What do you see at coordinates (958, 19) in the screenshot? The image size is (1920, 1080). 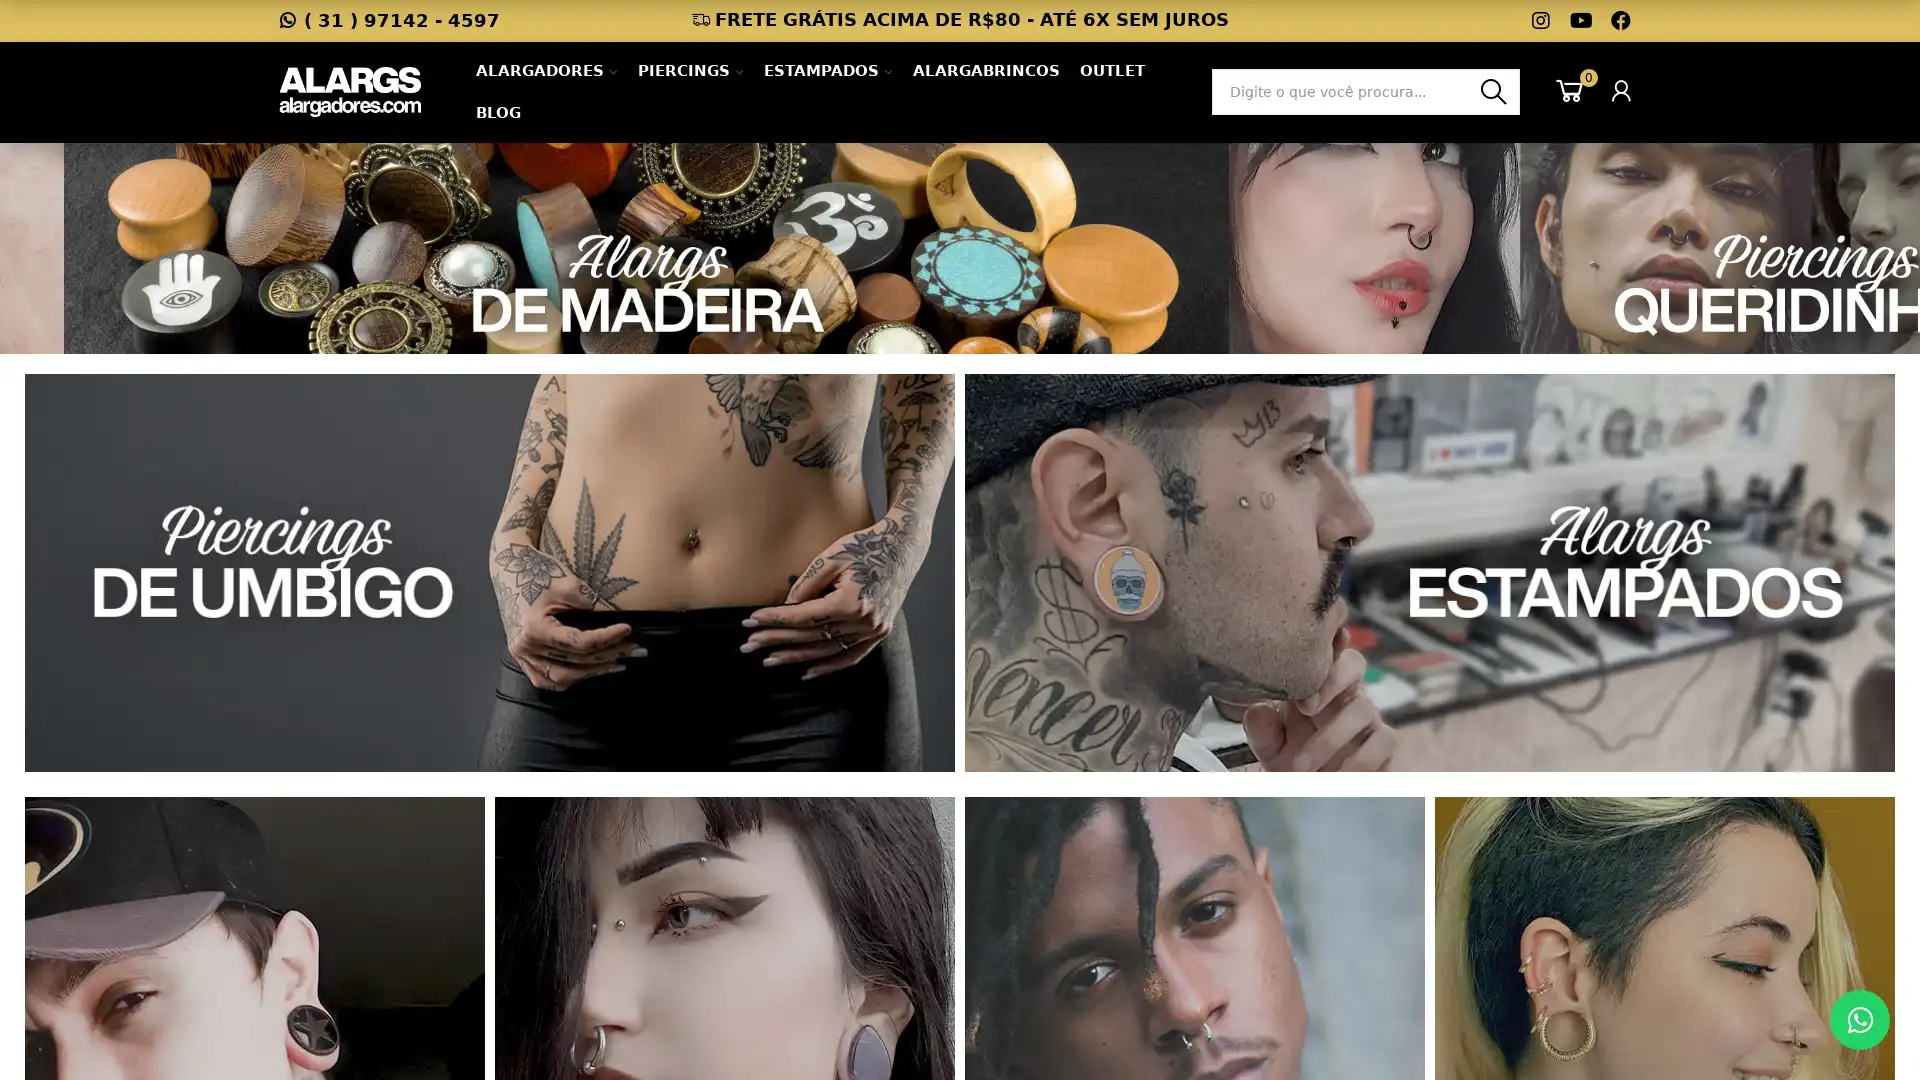 I see `FRETE GRATIS ACIMA DE R$80 - ATE 6X SEM JUROS` at bounding box center [958, 19].